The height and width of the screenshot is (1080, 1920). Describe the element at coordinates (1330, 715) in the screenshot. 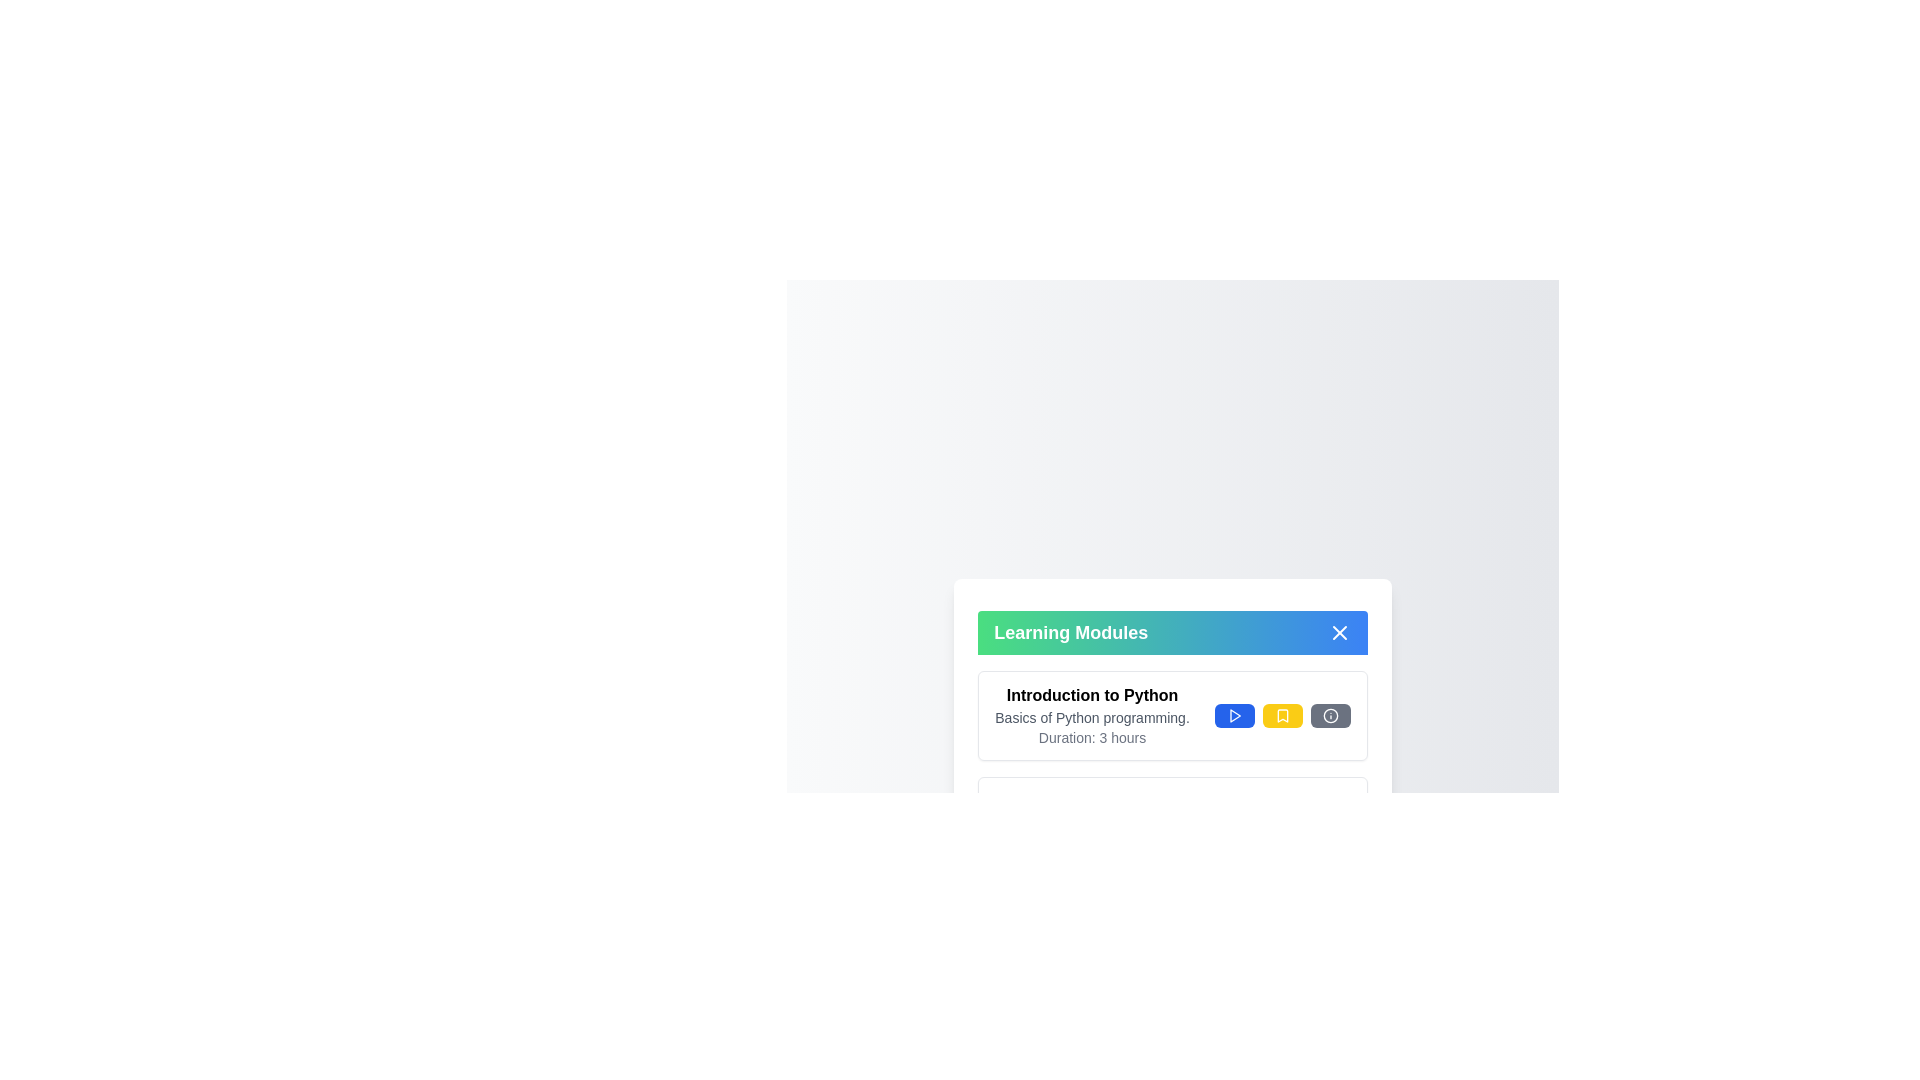

I see `the 'Info' button for the module titled 'Introduction to Python'` at that location.